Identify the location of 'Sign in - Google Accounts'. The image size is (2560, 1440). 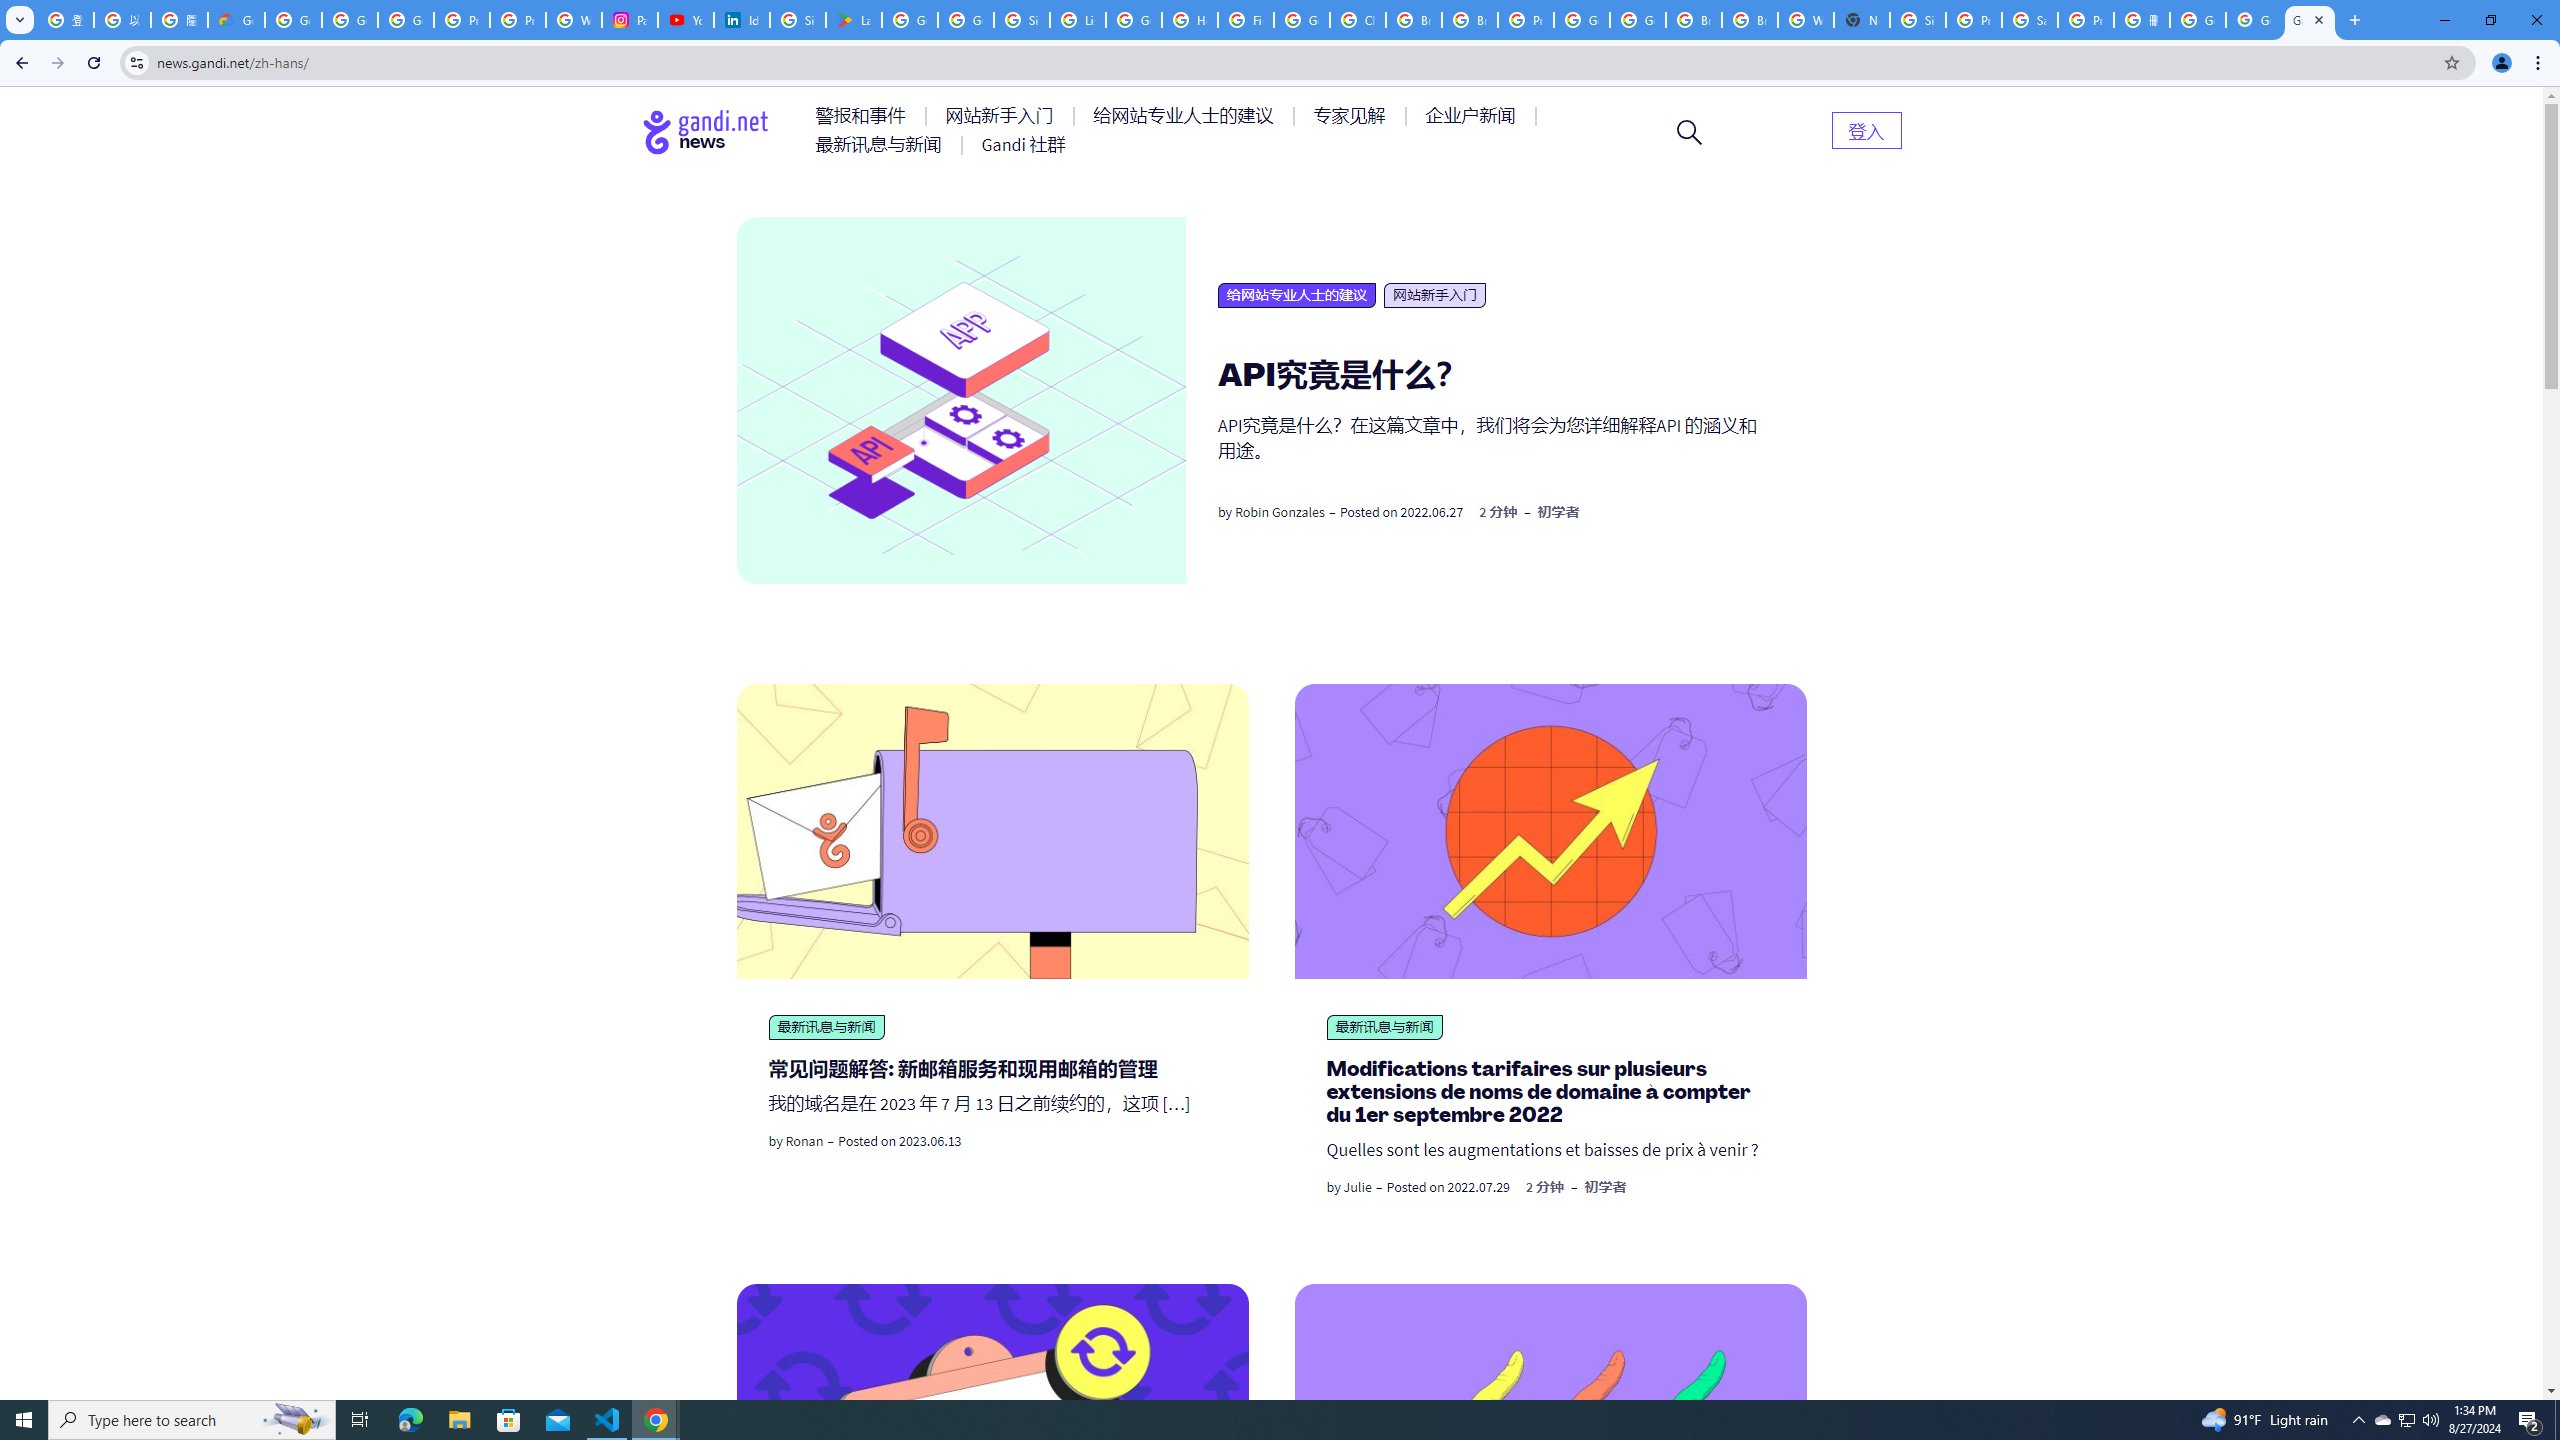
(796, 19).